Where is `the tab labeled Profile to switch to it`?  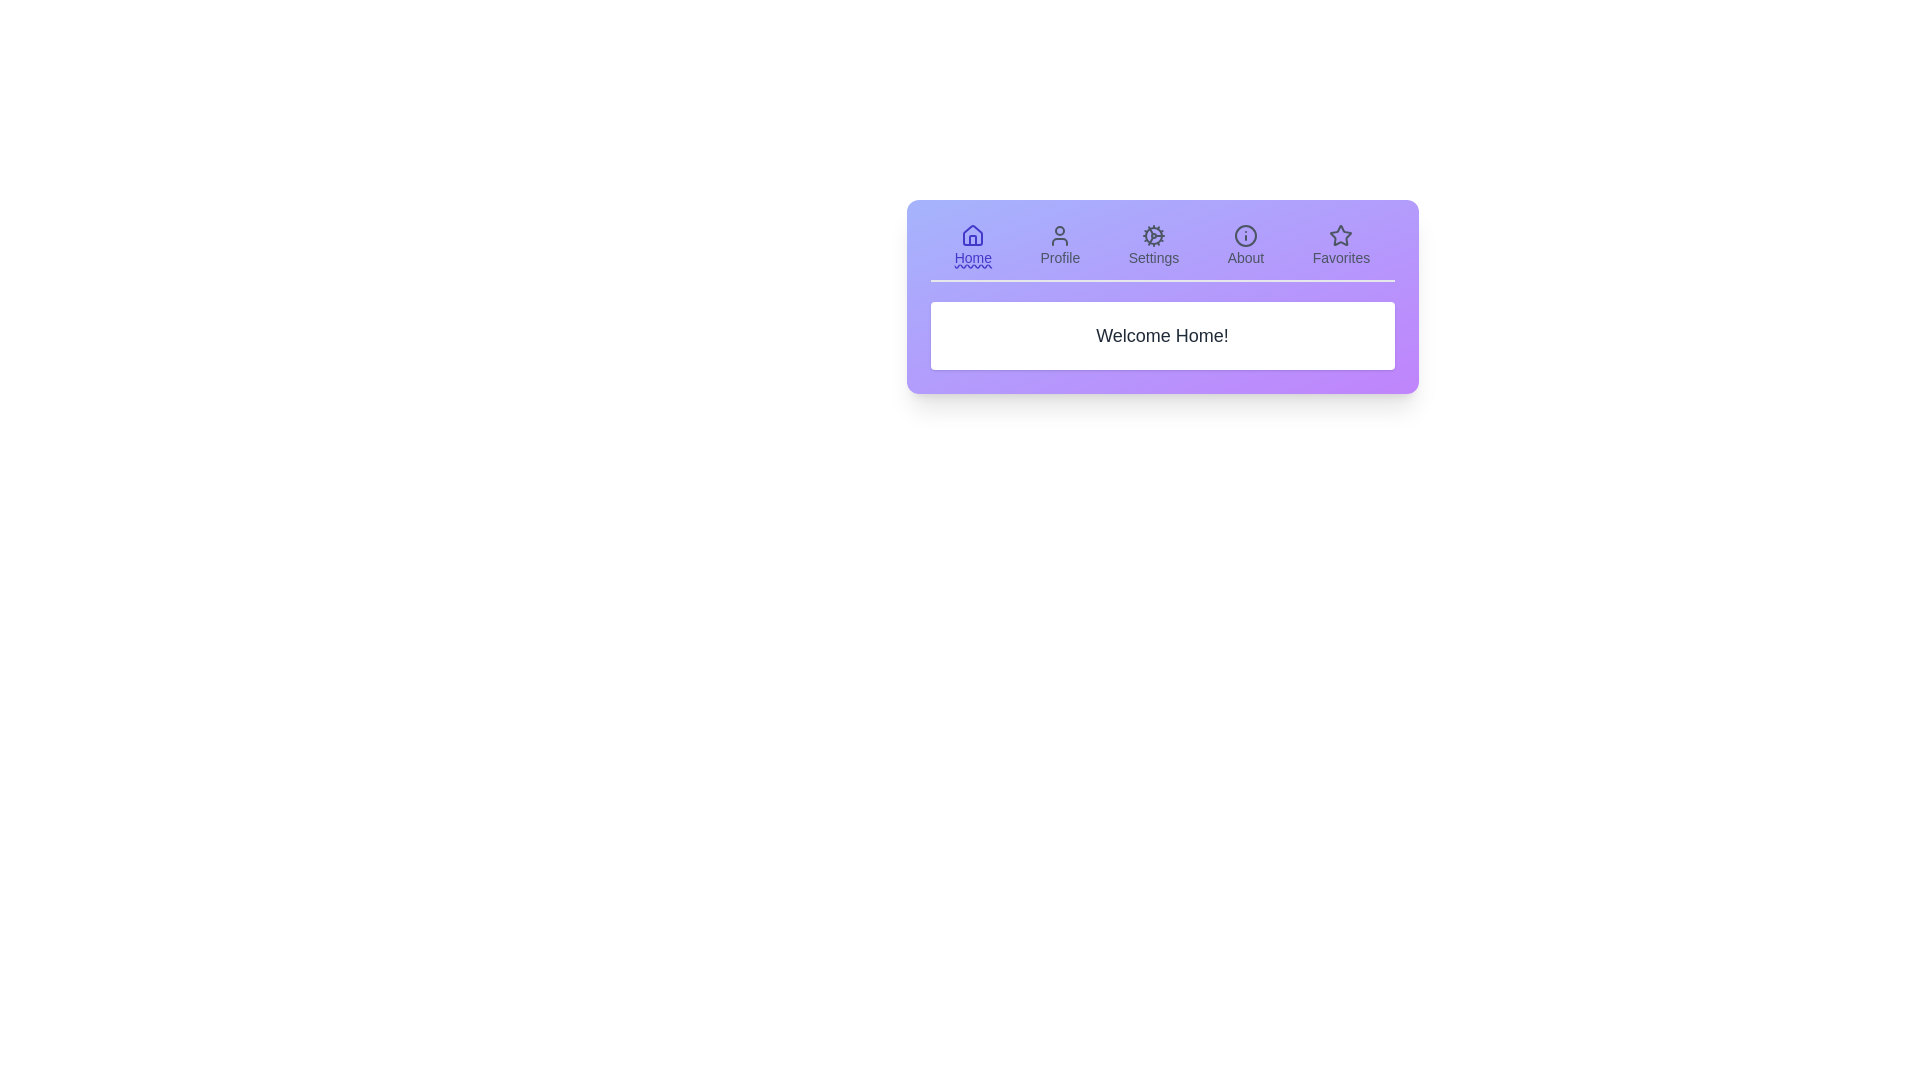 the tab labeled Profile to switch to it is located at coordinates (1059, 245).